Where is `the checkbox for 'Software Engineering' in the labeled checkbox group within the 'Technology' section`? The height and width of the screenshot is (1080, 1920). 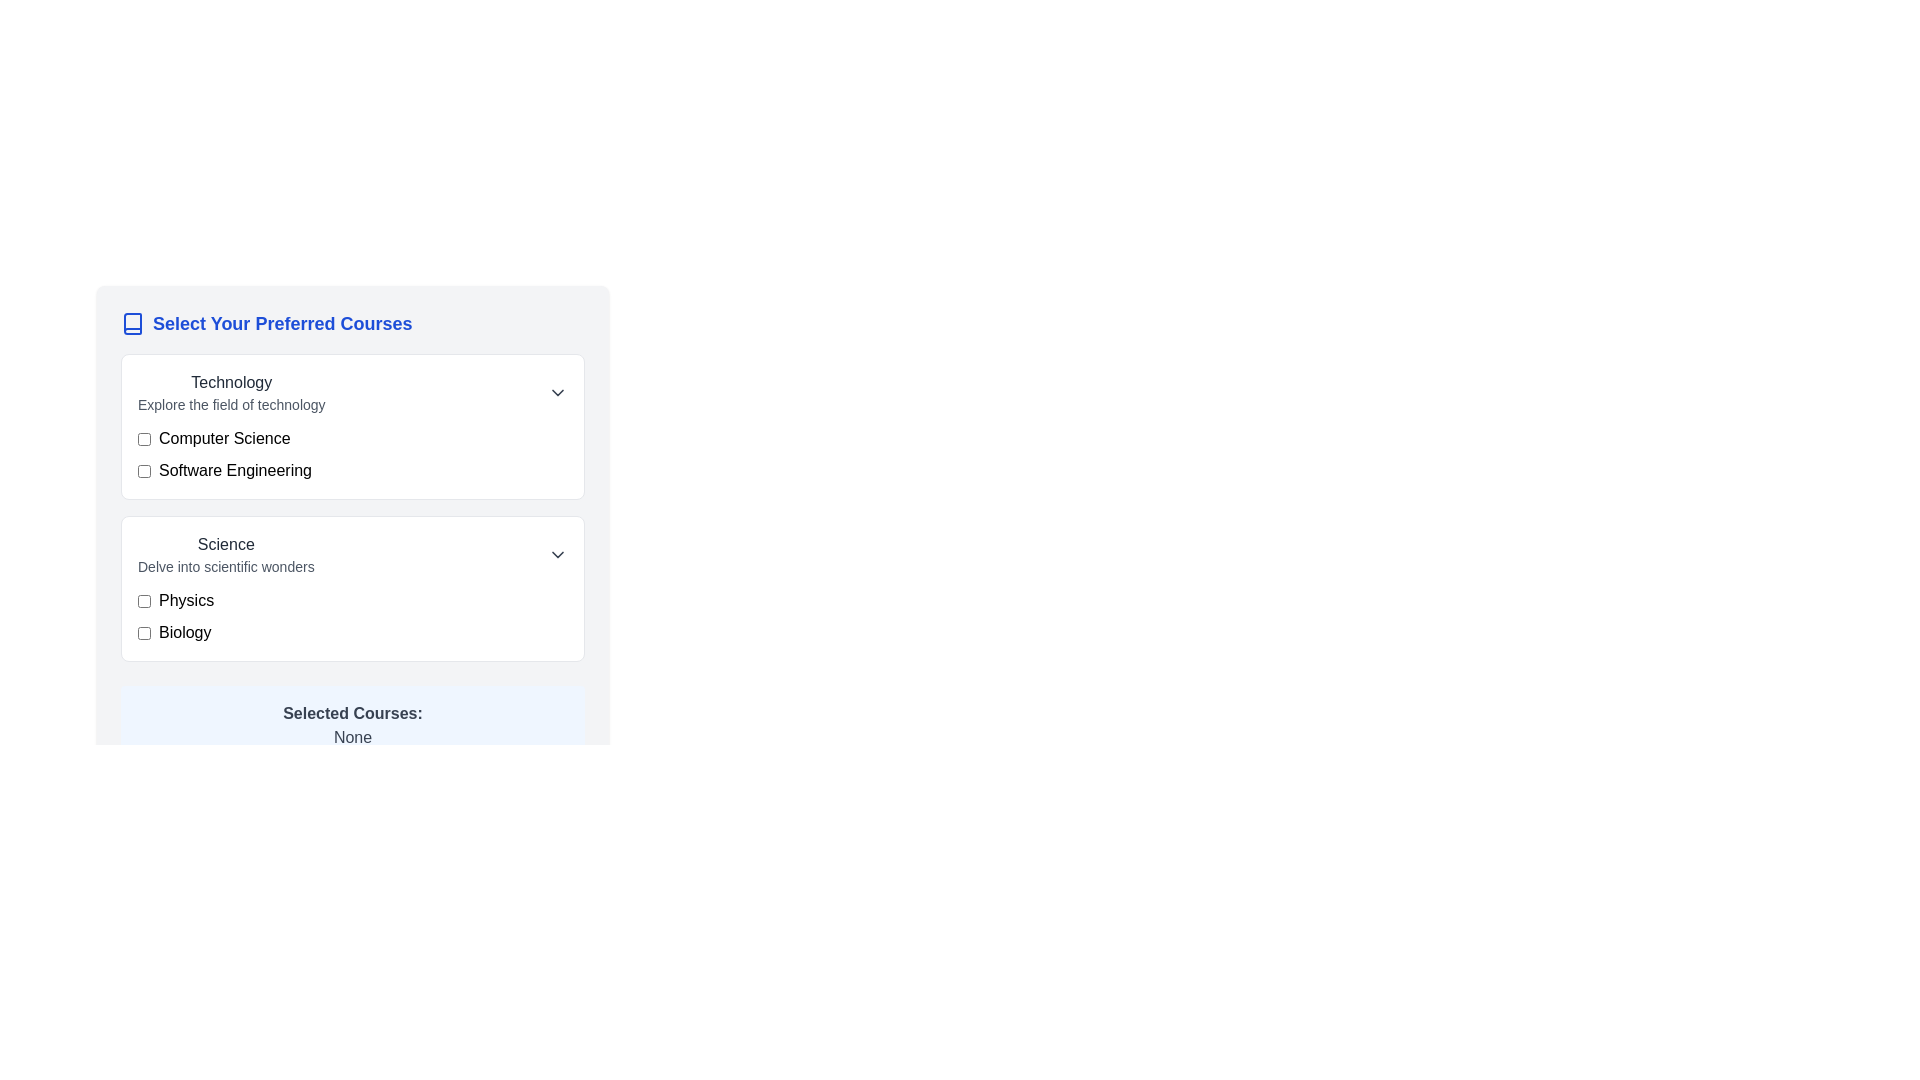
the checkbox for 'Software Engineering' in the labeled checkbox group within the 'Technology' section is located at coordinates (353, 455).